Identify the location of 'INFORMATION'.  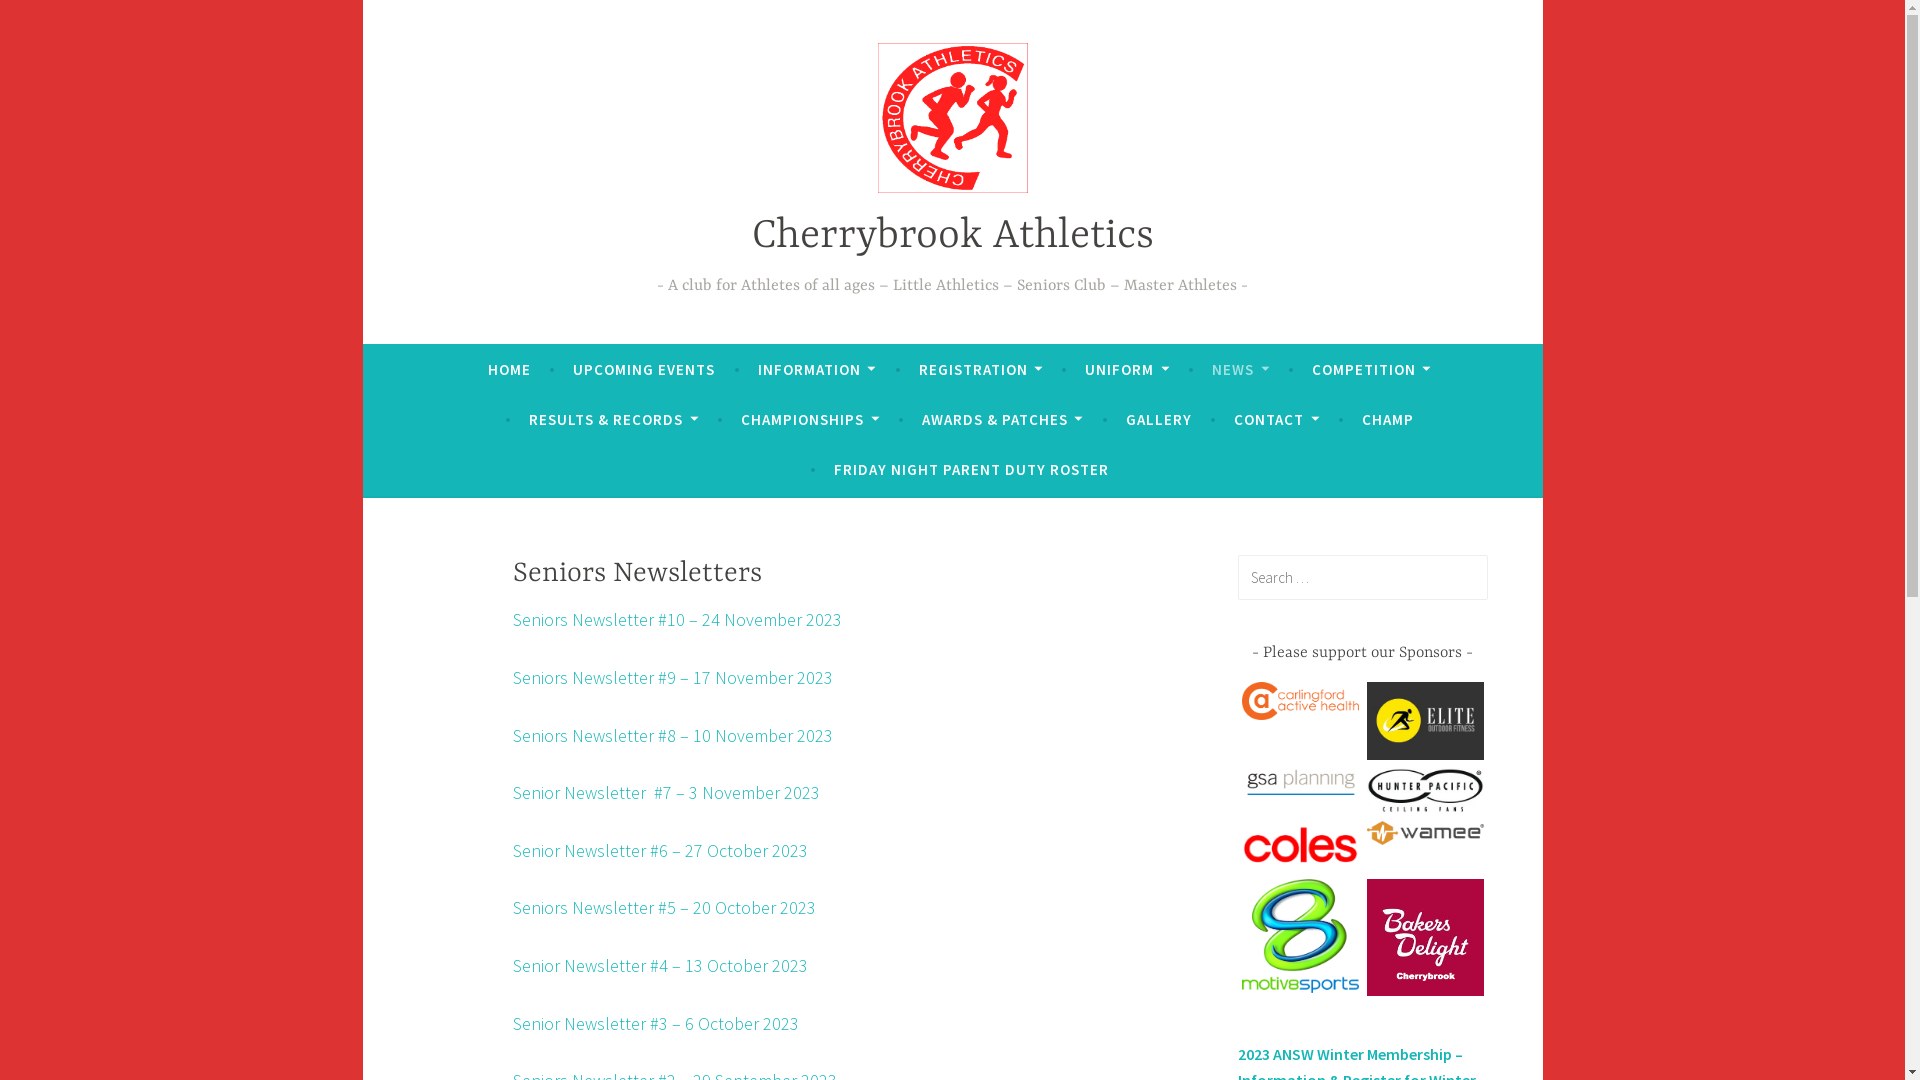
(816, 370).